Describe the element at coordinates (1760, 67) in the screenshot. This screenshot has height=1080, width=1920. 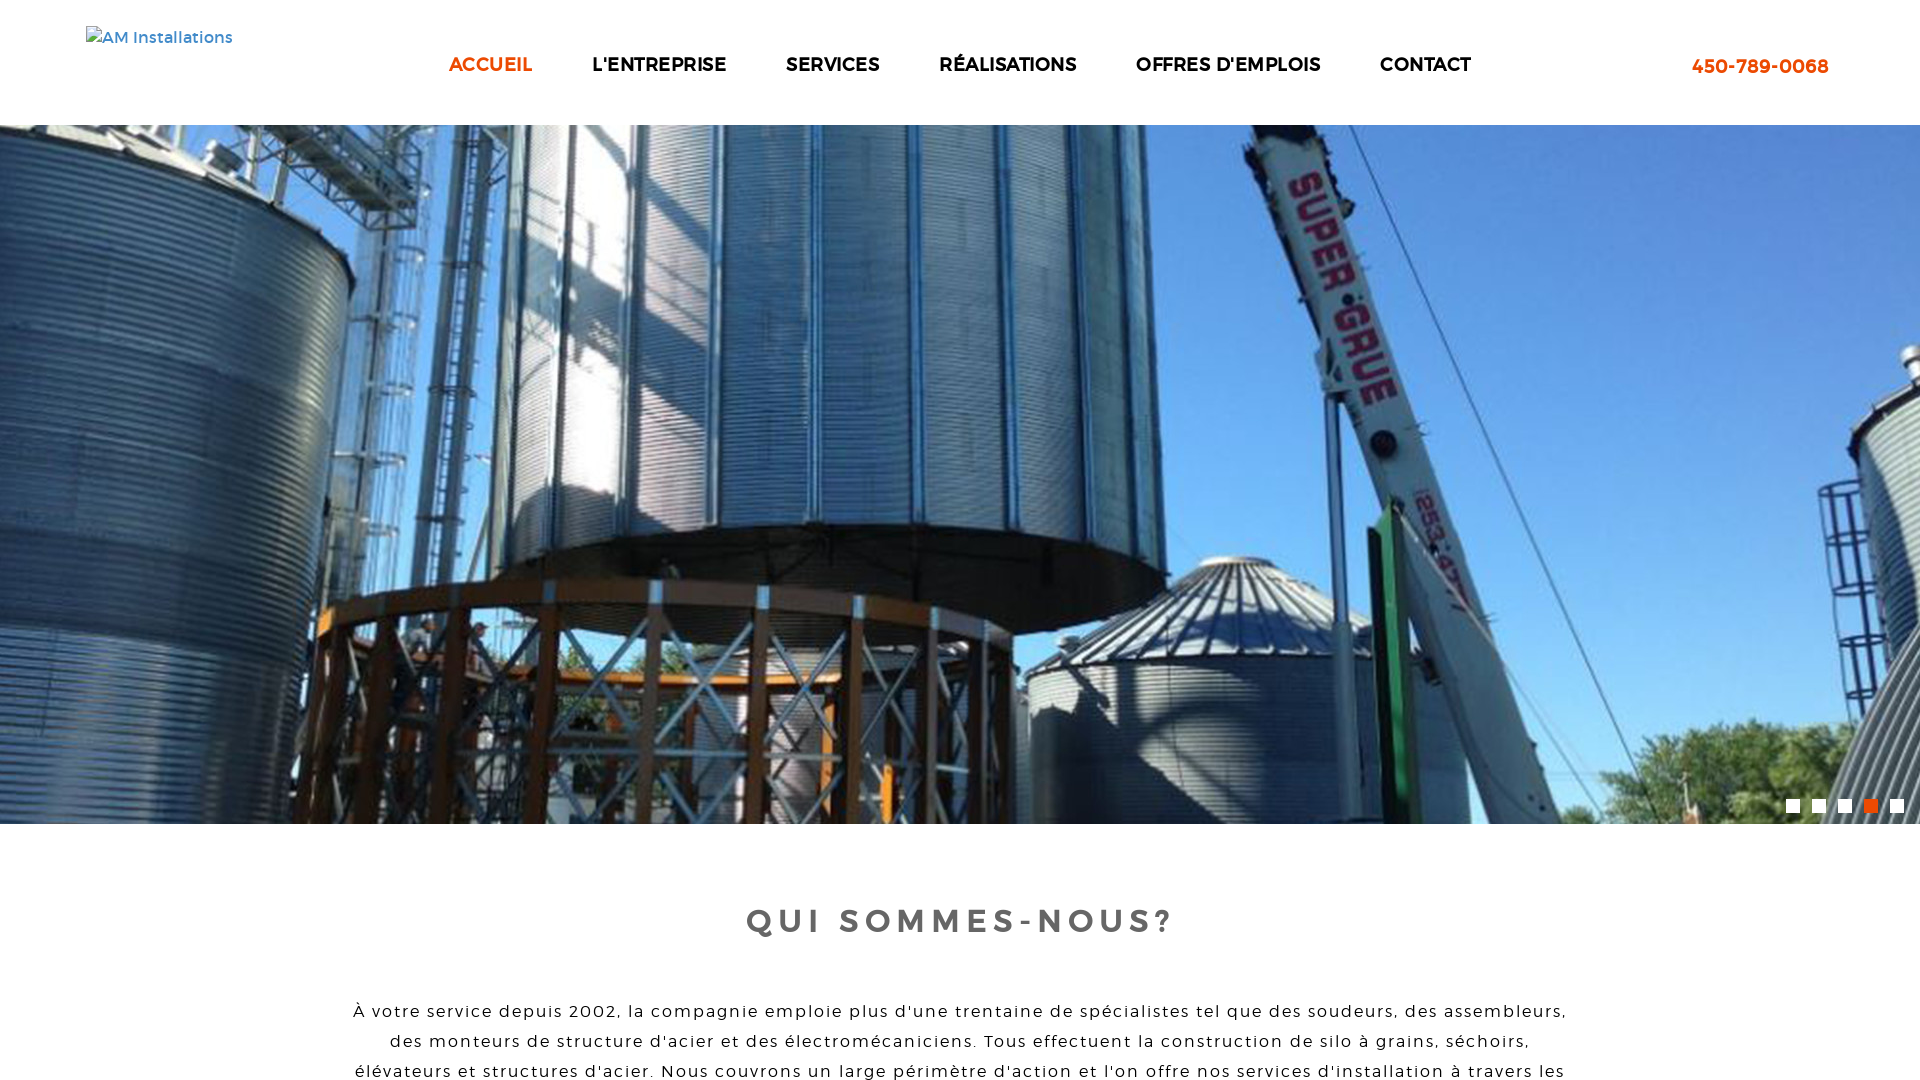
I see `'450-789-0068'` at that location.